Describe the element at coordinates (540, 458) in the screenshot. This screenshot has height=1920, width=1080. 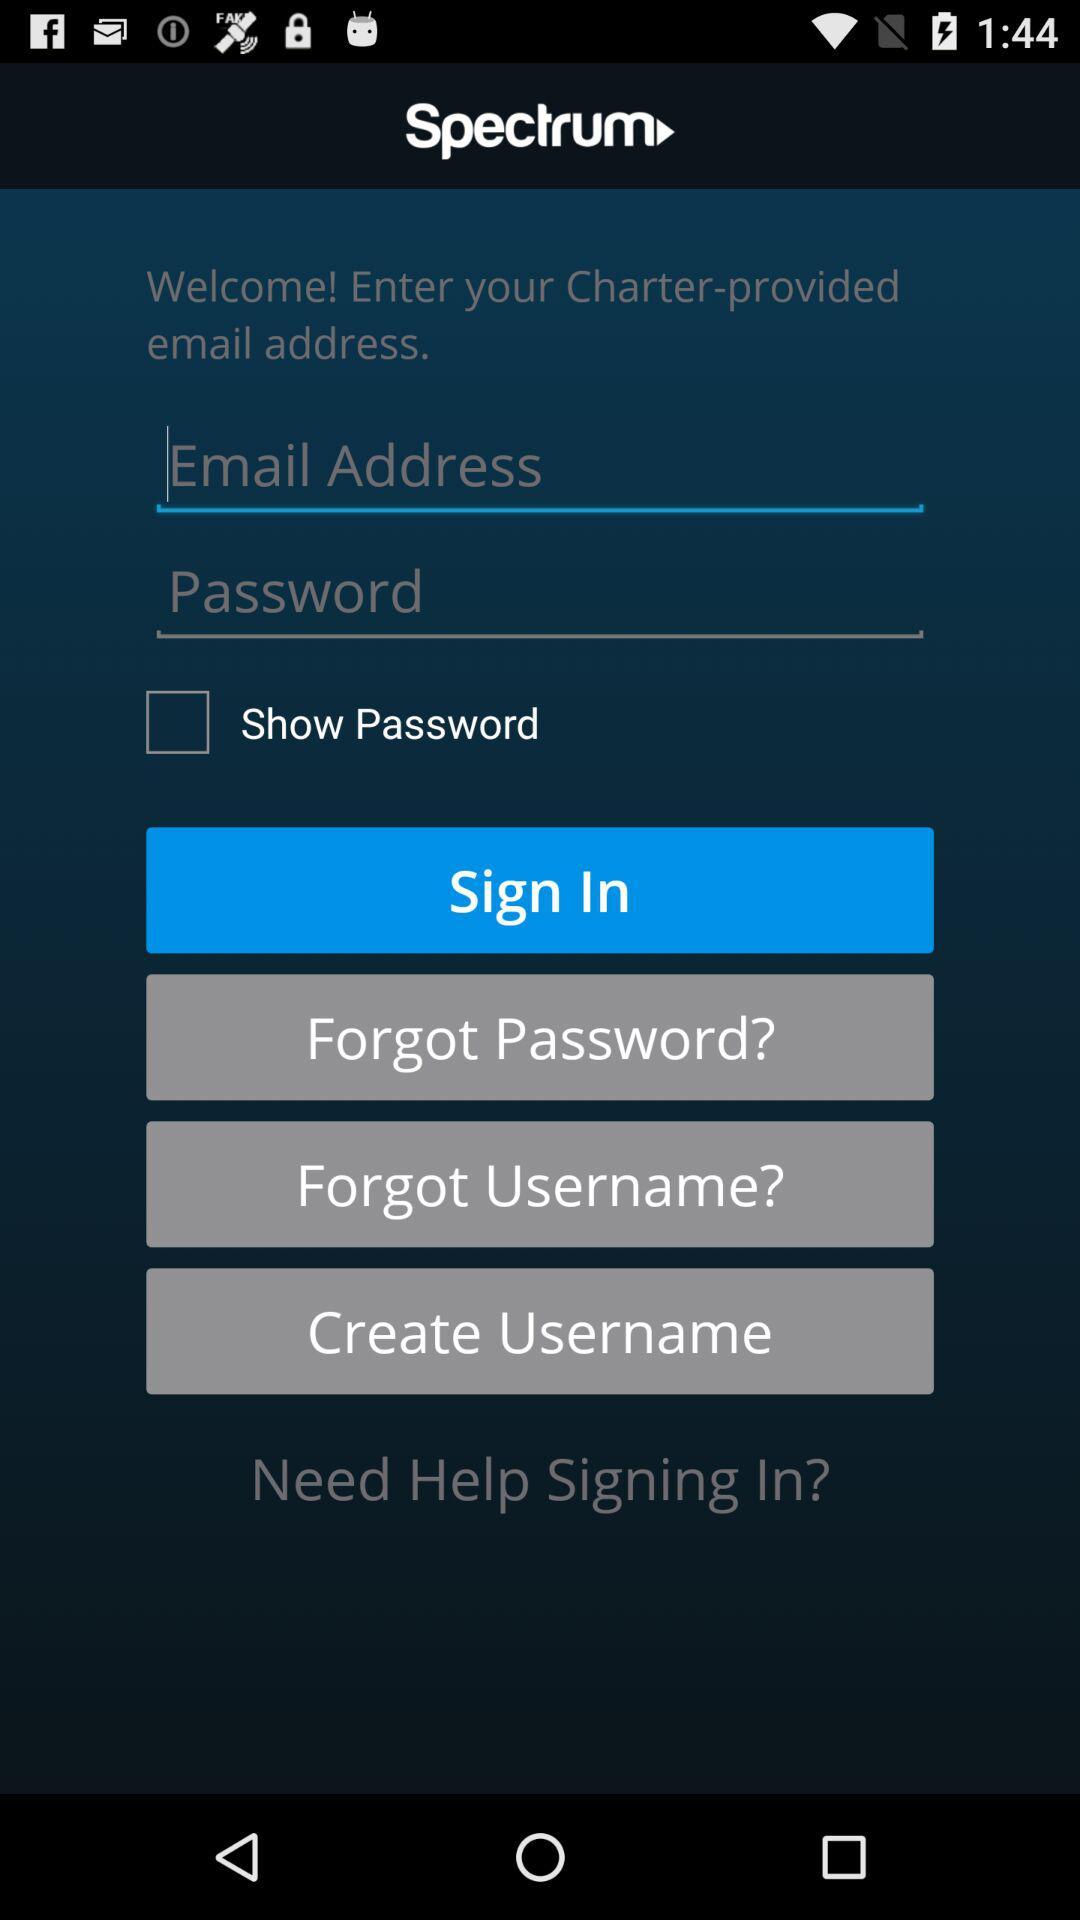
I see `your e-mail address` at that location.